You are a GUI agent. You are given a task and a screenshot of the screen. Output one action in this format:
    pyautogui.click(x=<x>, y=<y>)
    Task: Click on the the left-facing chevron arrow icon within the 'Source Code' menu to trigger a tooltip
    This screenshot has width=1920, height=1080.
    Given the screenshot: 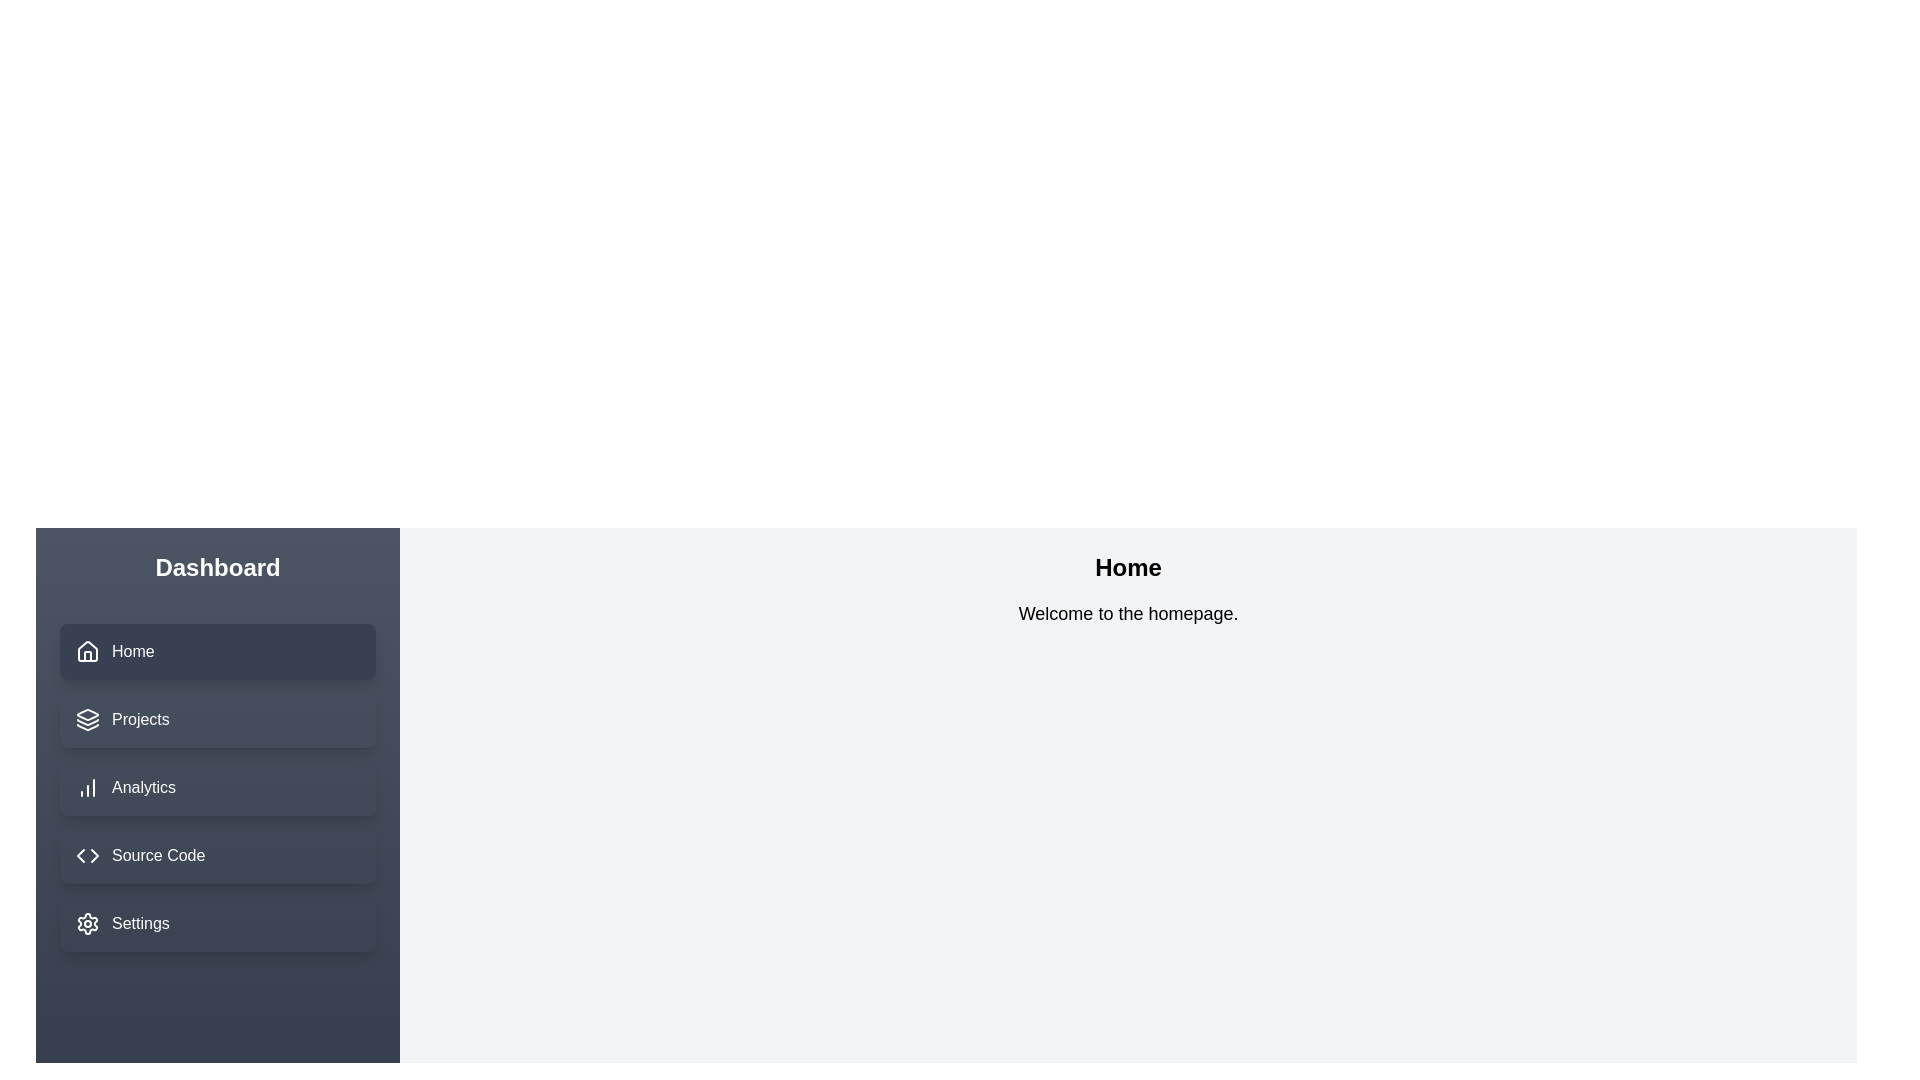 What is the action you would take?
    pyautogui.click(x=80, y=855)
    